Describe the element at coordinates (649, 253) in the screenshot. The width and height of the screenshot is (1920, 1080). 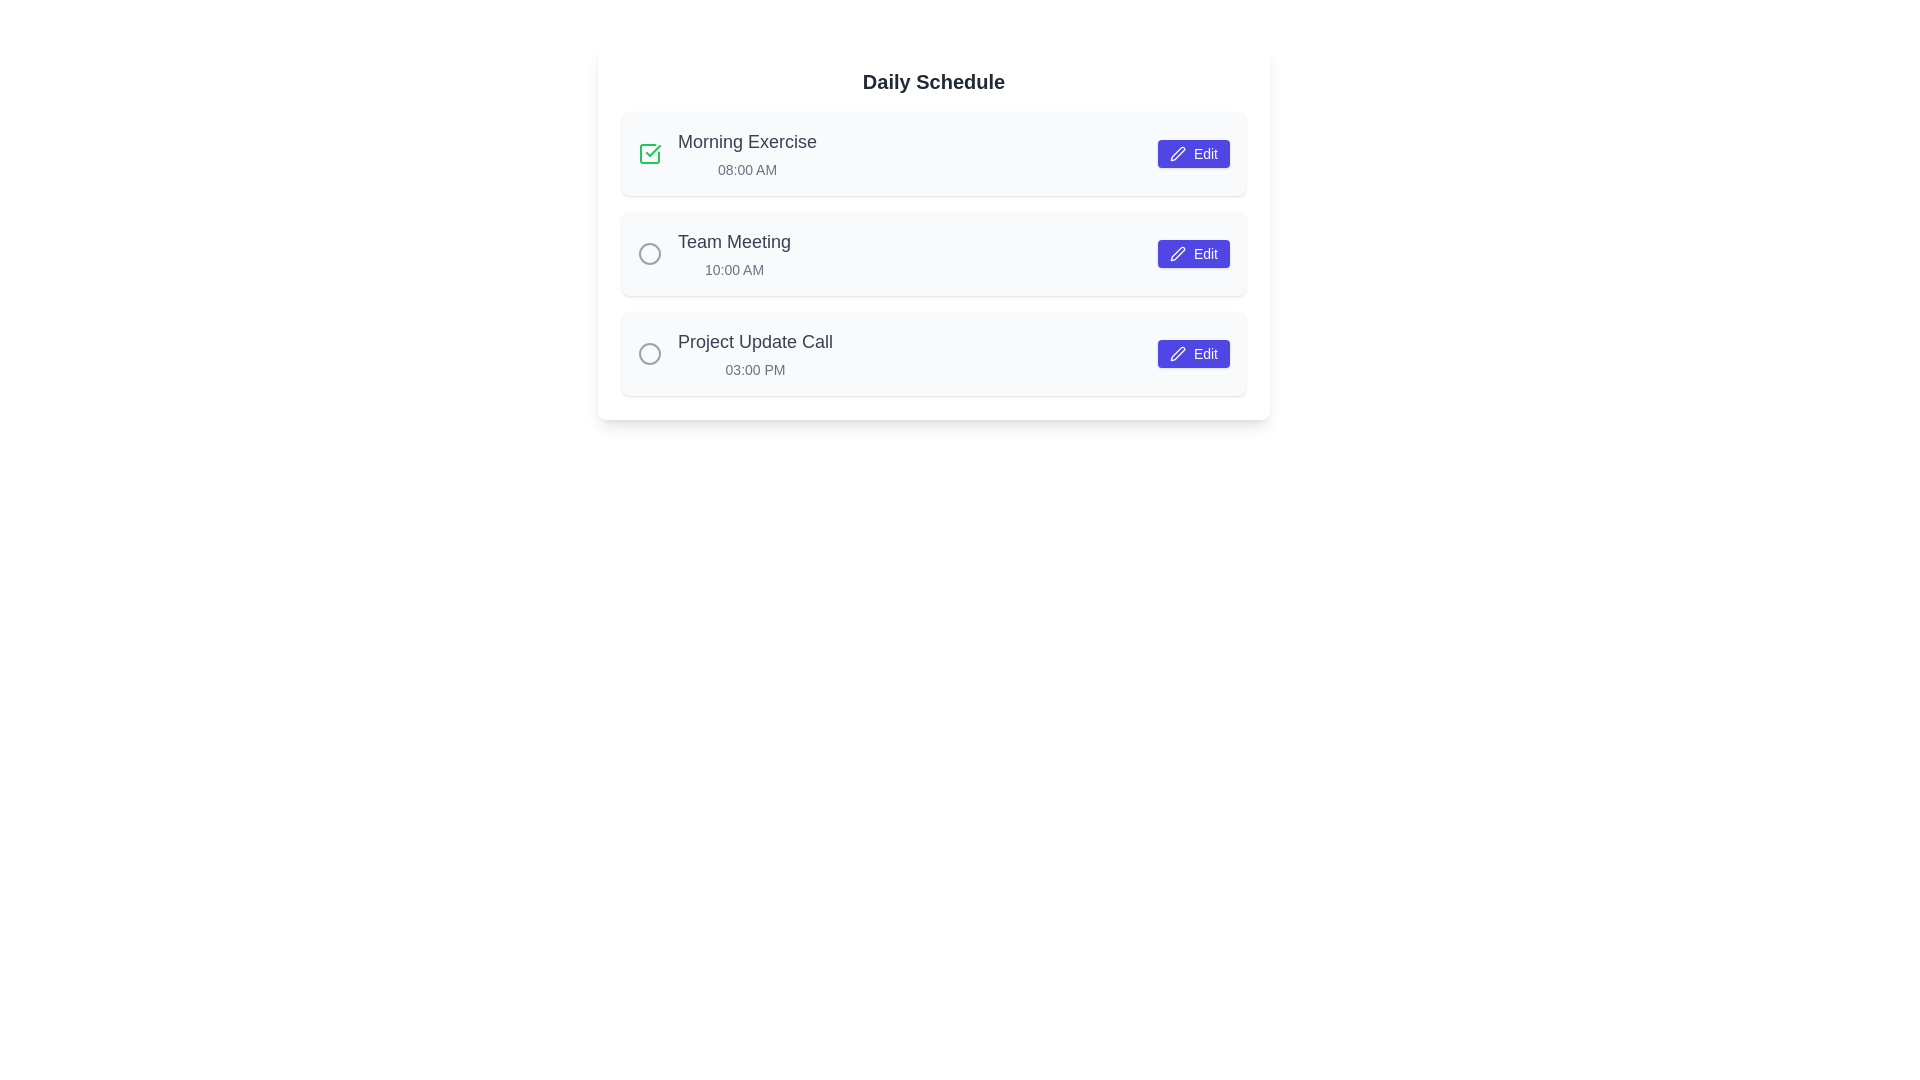
I see `the Outline circle icon located adjacent to the 'Team Meeting' text, which is outlined with a thin gray line and has no fill` at that location.